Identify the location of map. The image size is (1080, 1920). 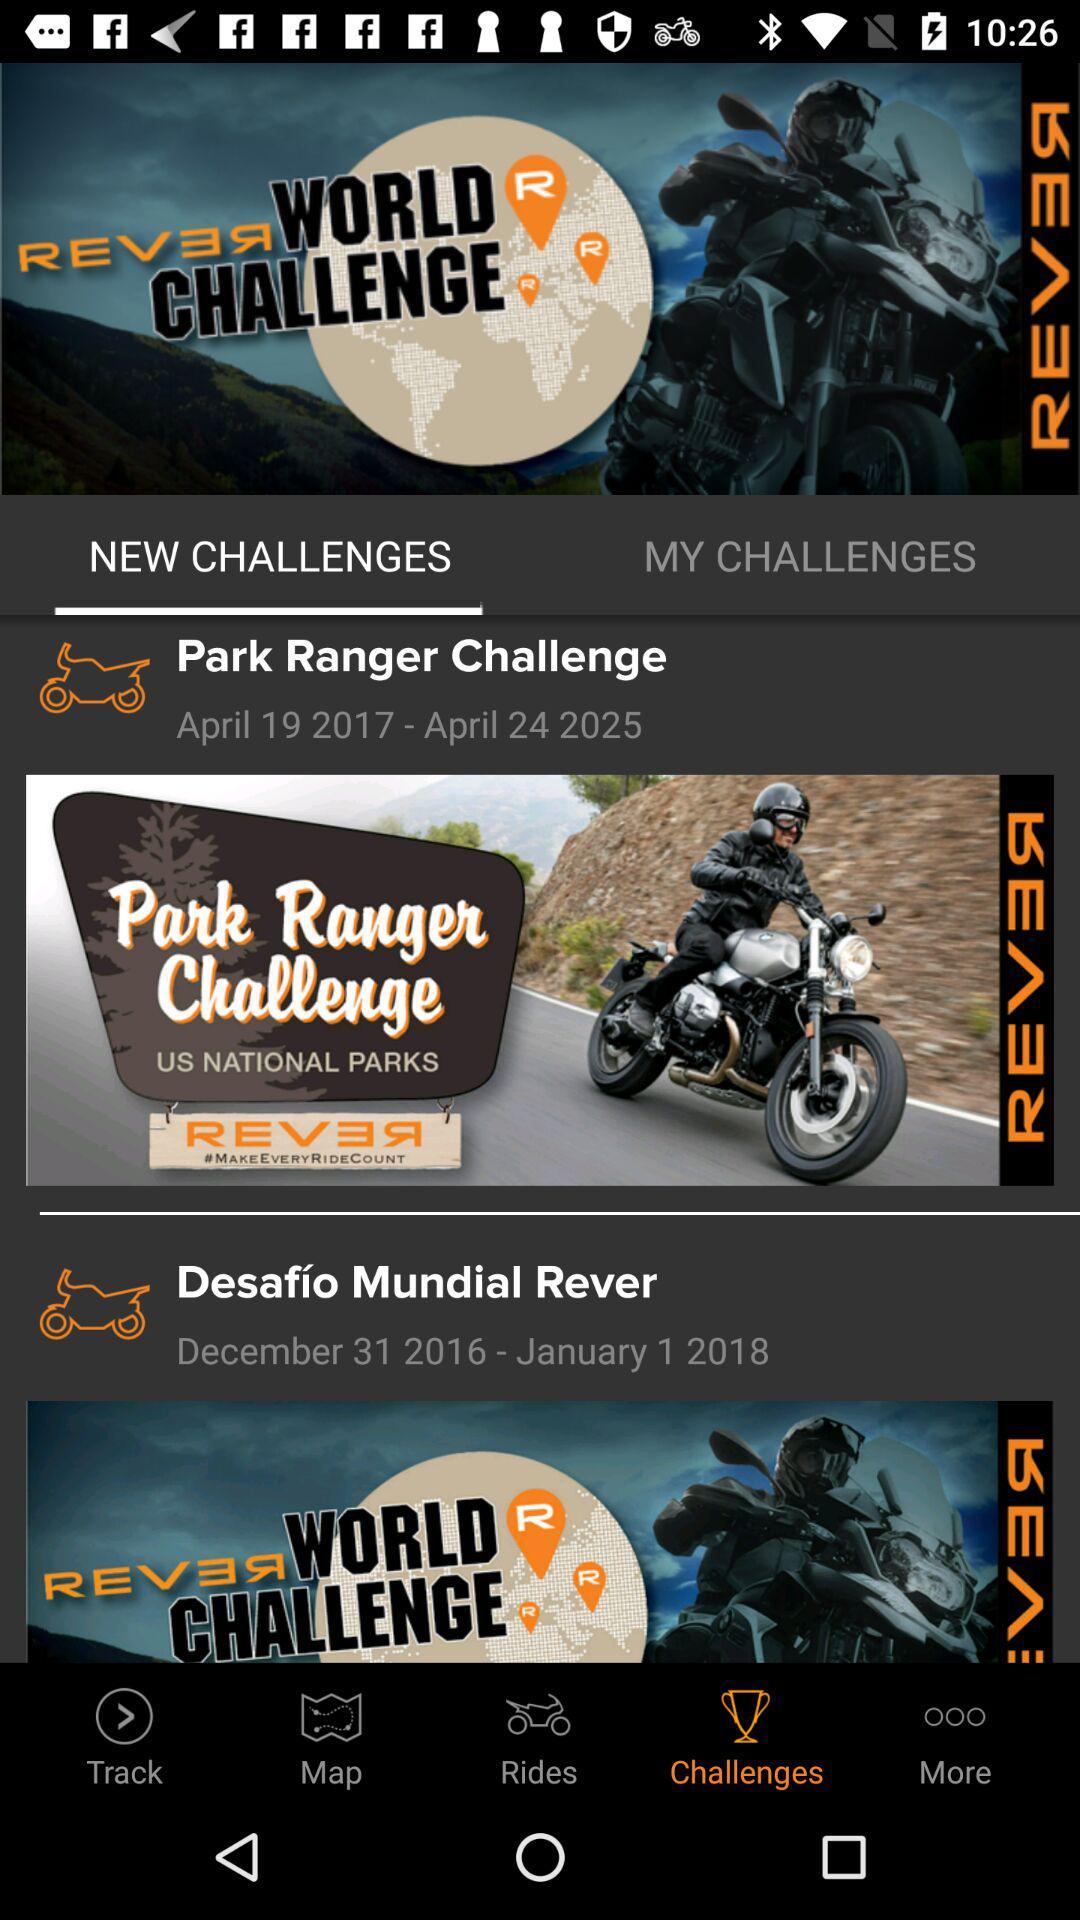
(330, 1731).